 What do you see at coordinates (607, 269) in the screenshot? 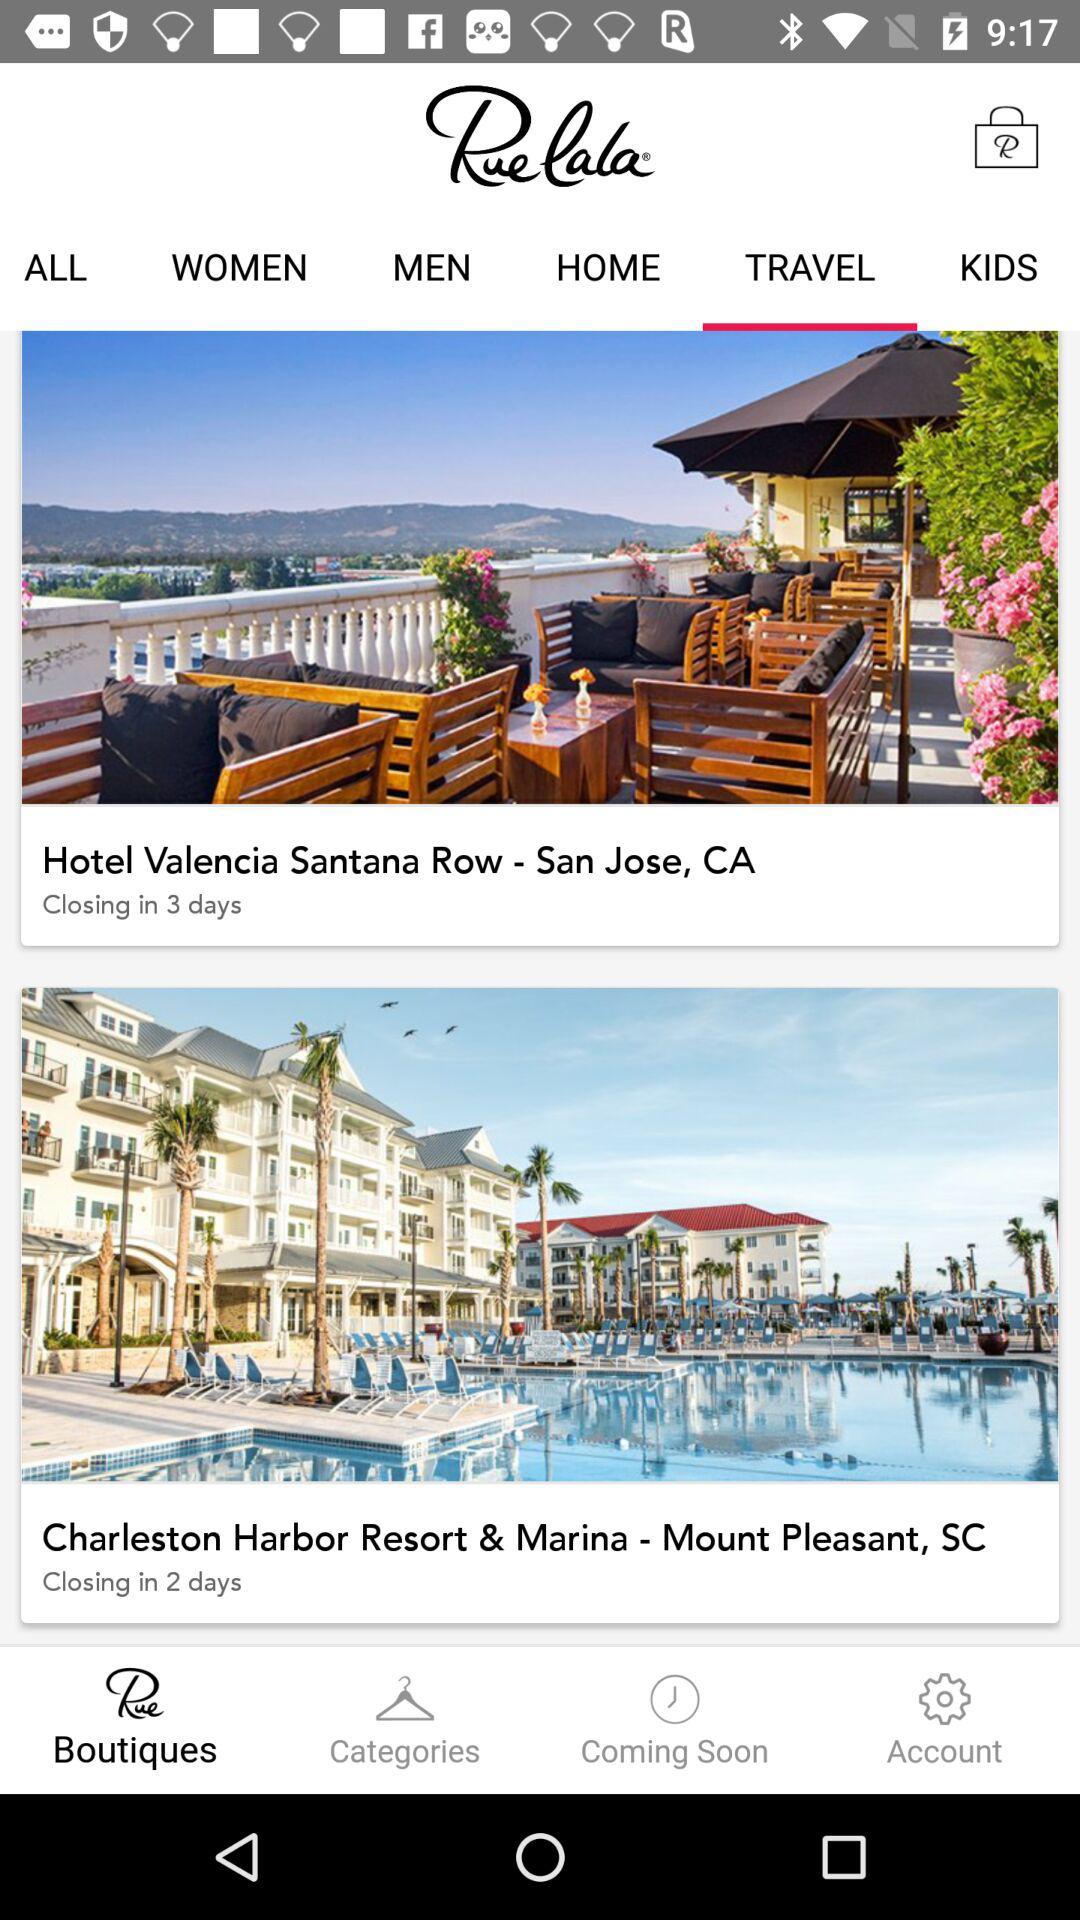
I see `home item` at bounding box center [607, 269].